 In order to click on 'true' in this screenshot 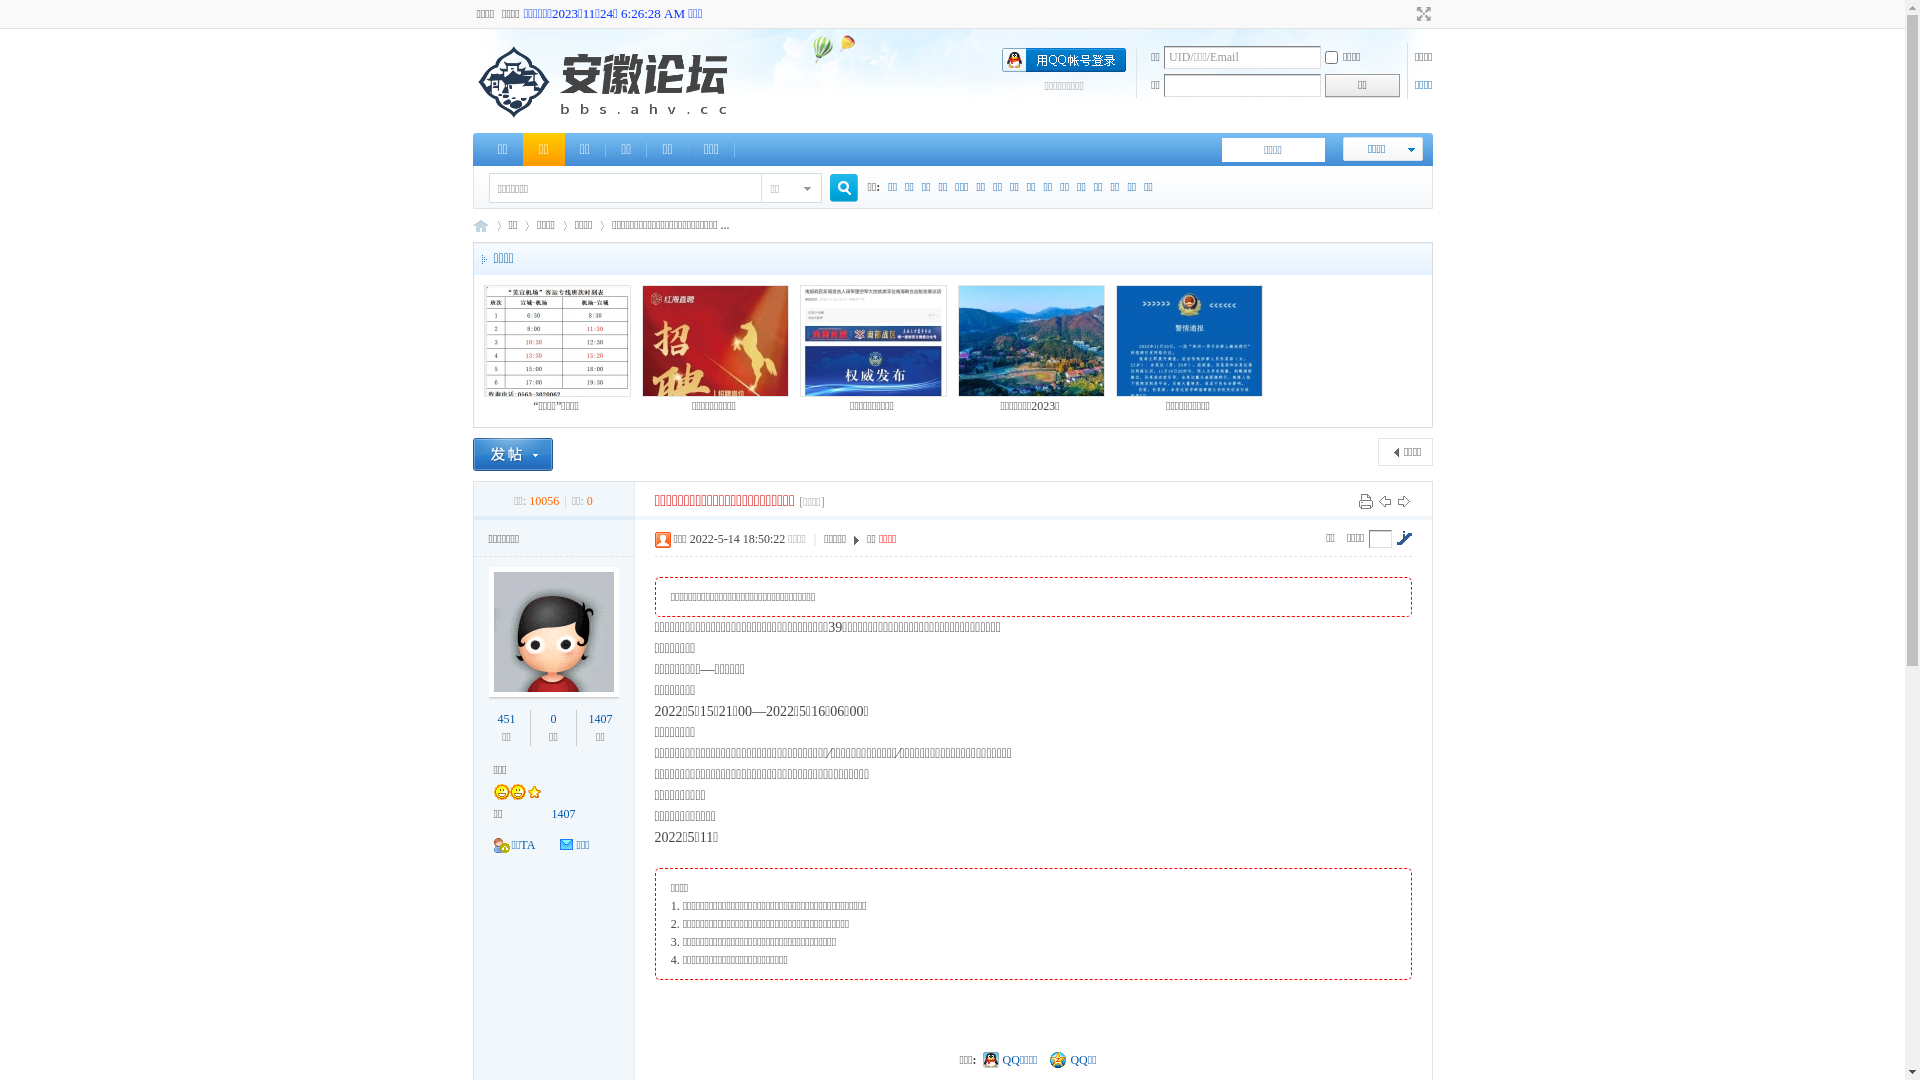, I will do `click(836, 188)`.